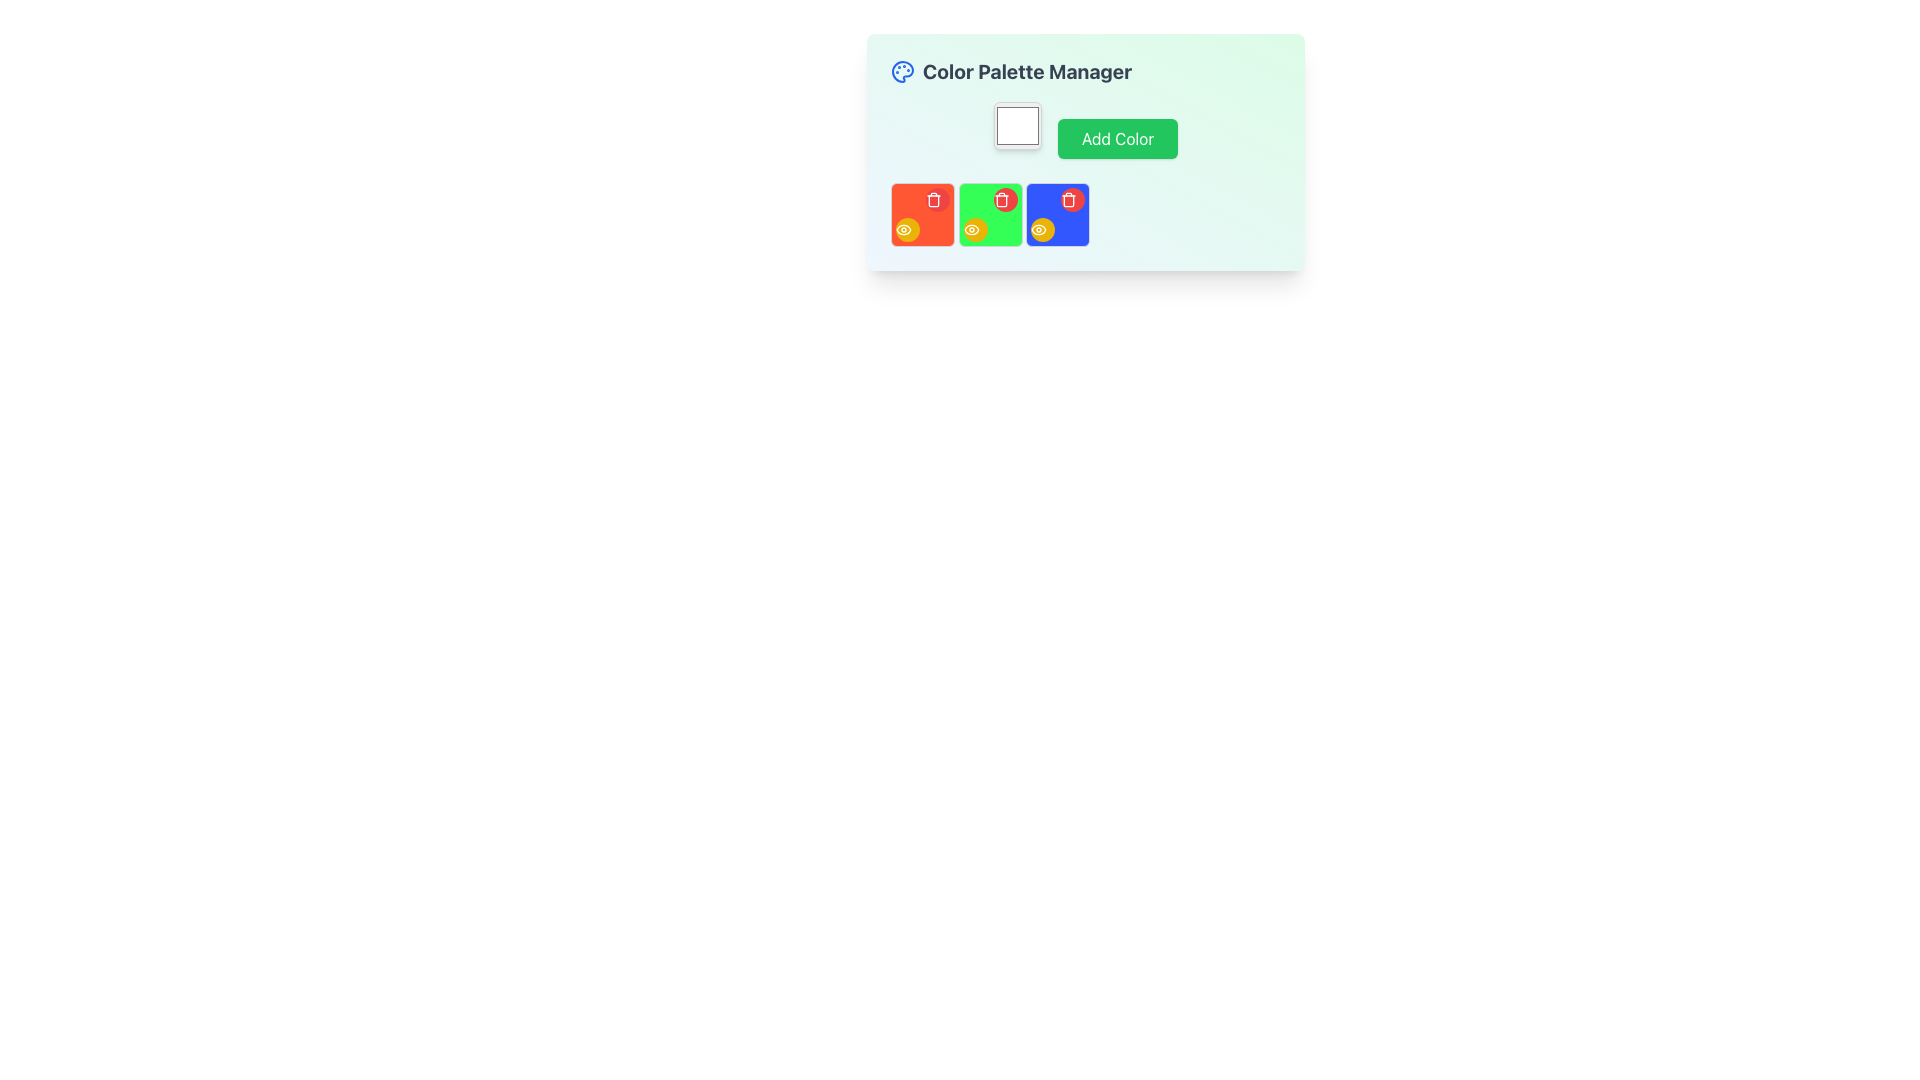  I want to click on the 'Add Color' button with a green background and white bold text, located in the 'Color Palette Manager' section, so click(1084, 130).